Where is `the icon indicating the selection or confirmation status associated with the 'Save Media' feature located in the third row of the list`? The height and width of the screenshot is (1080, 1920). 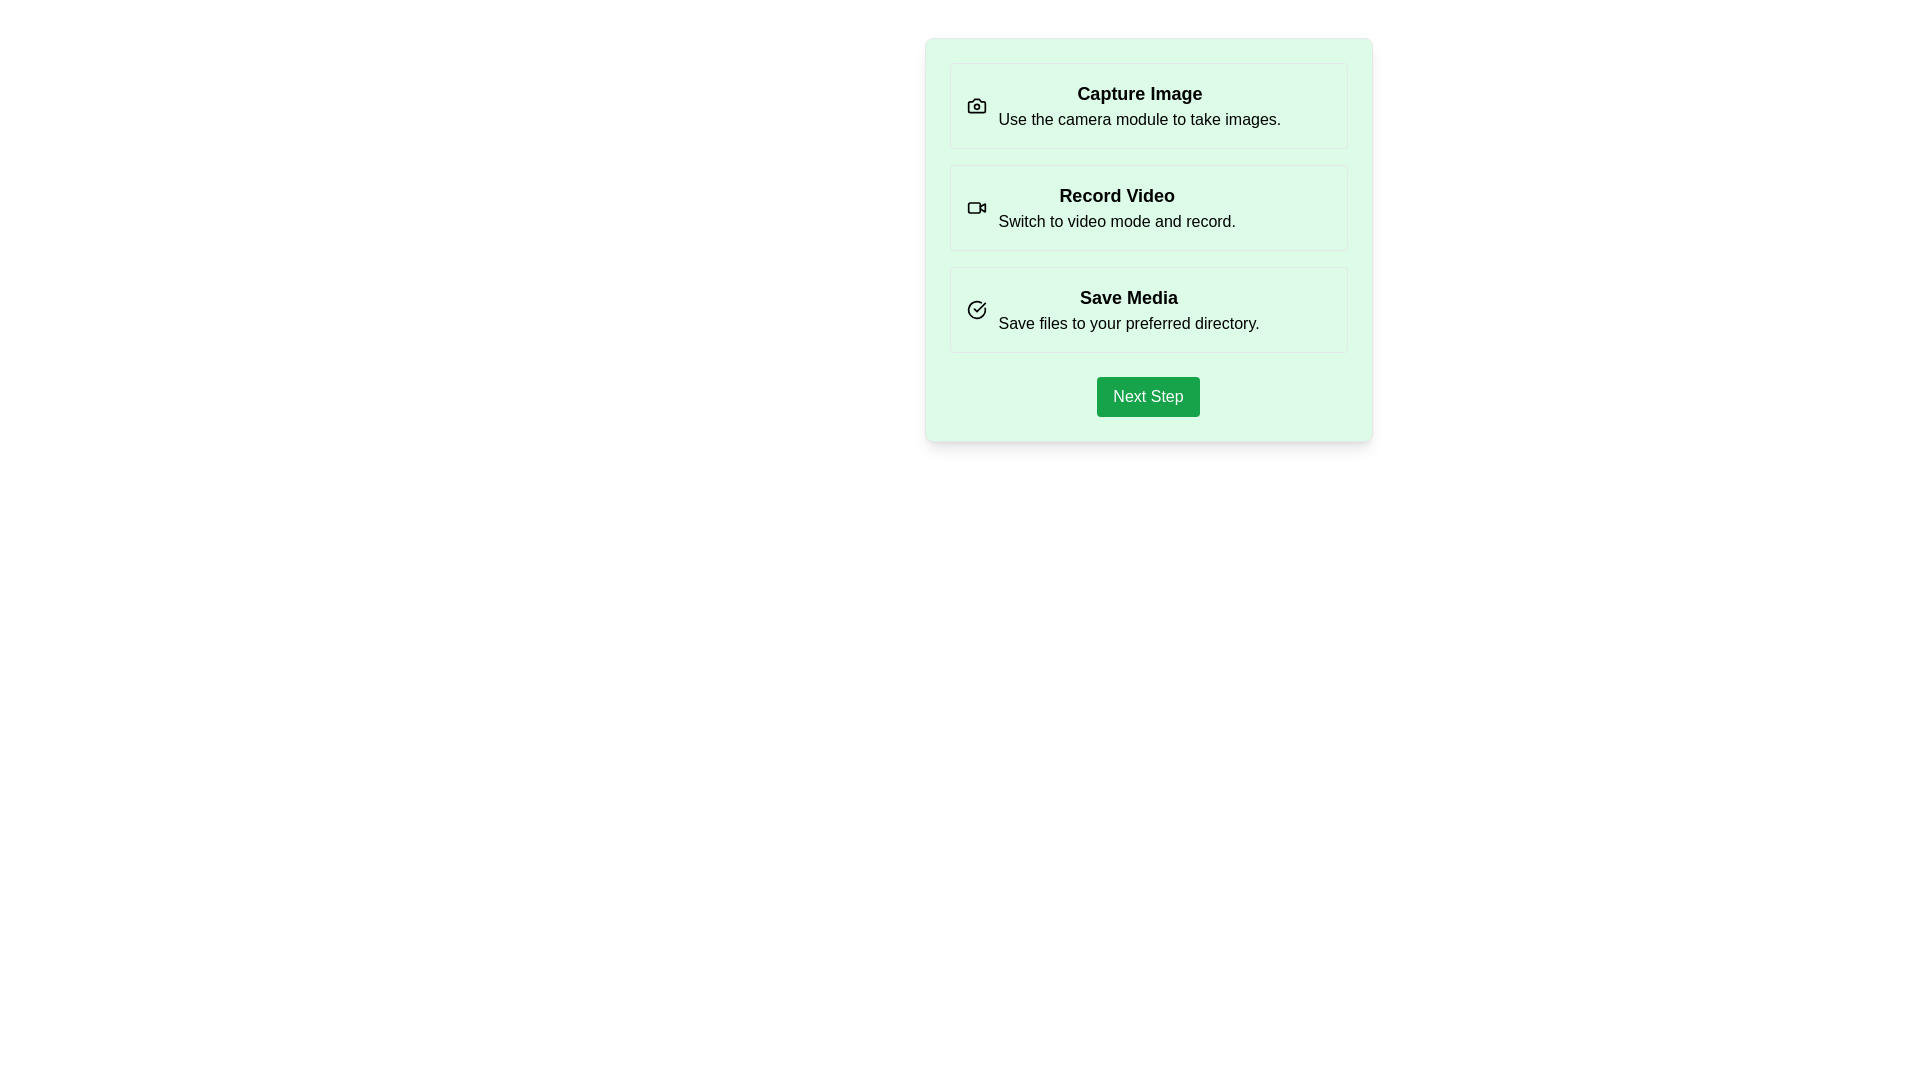
the icon indicating the selection or confirmation status associated with the 'Save Media' feature located in the third row of the list is located at coordinates (976, 309).